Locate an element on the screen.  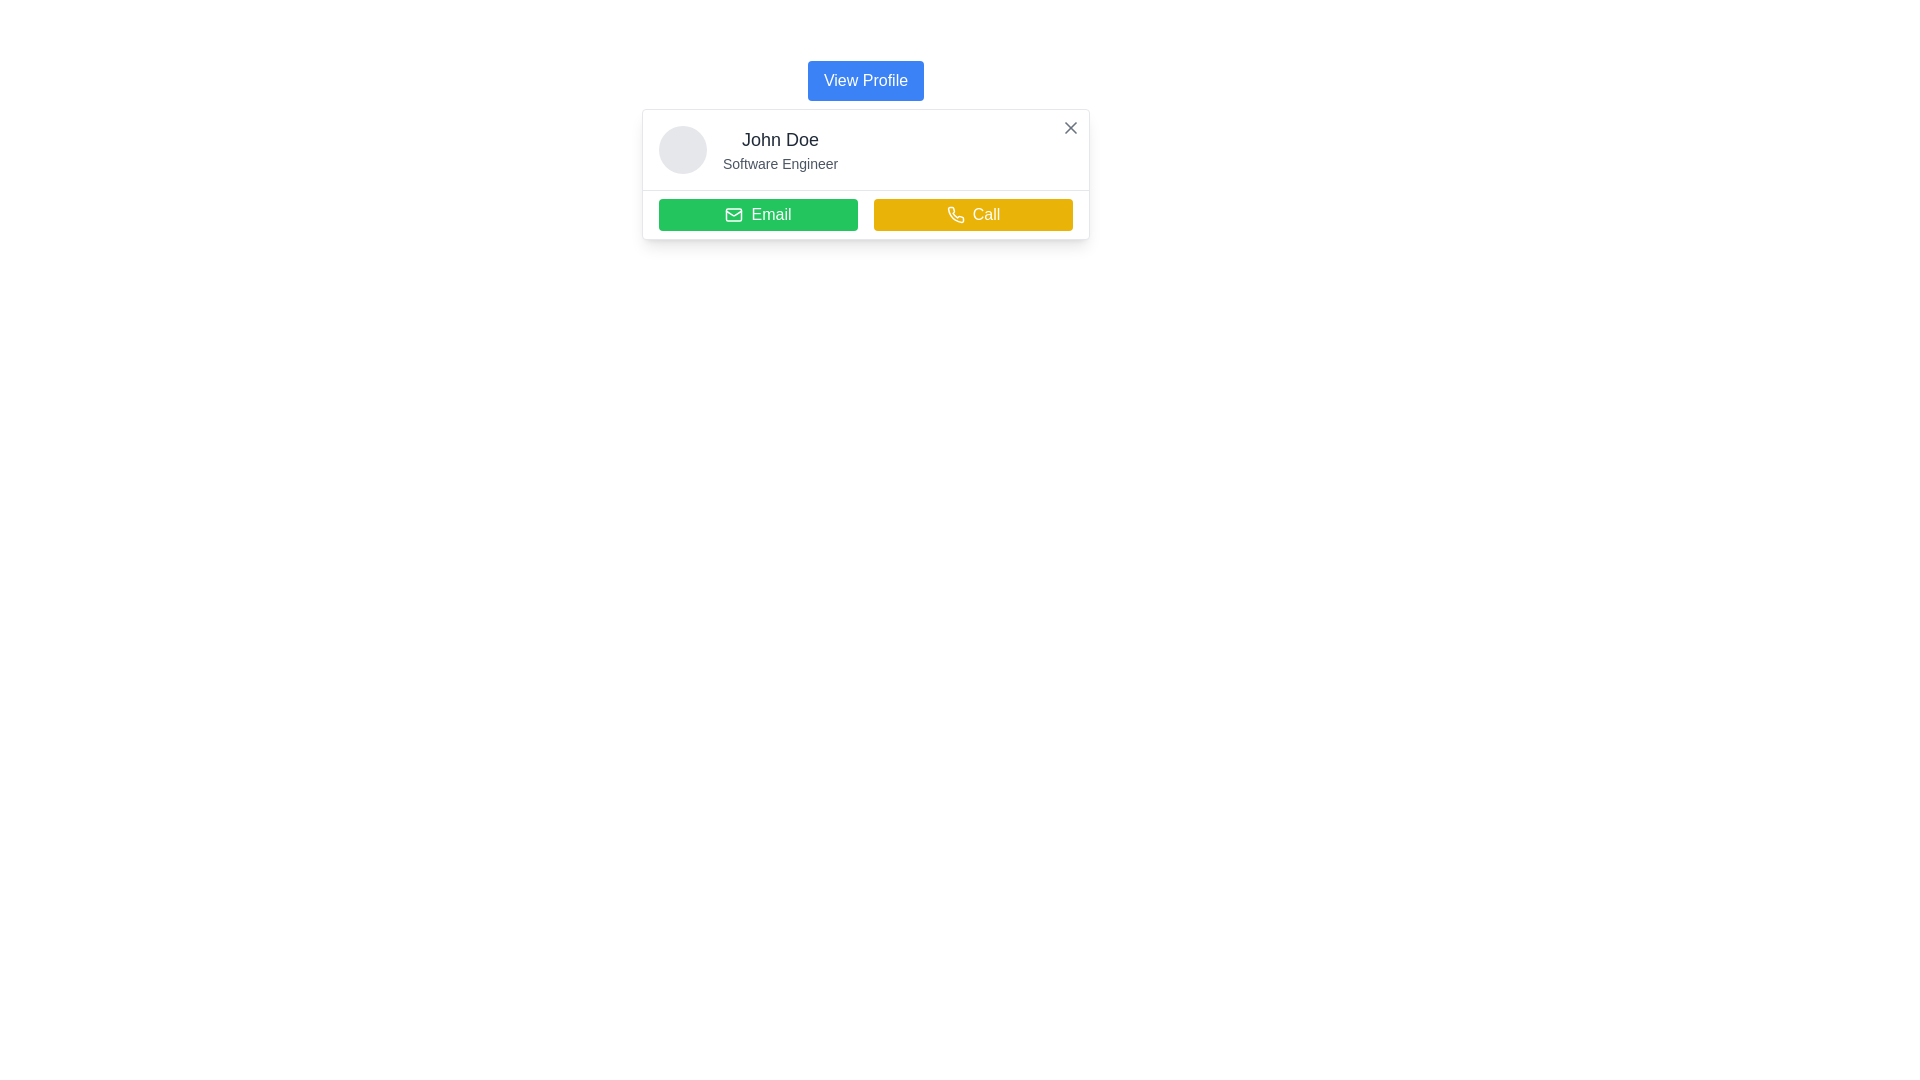
the 'Email' button, which is located on the left side of a button group under a profile header, to potentially view additional information is located at coordinates (757, 215).